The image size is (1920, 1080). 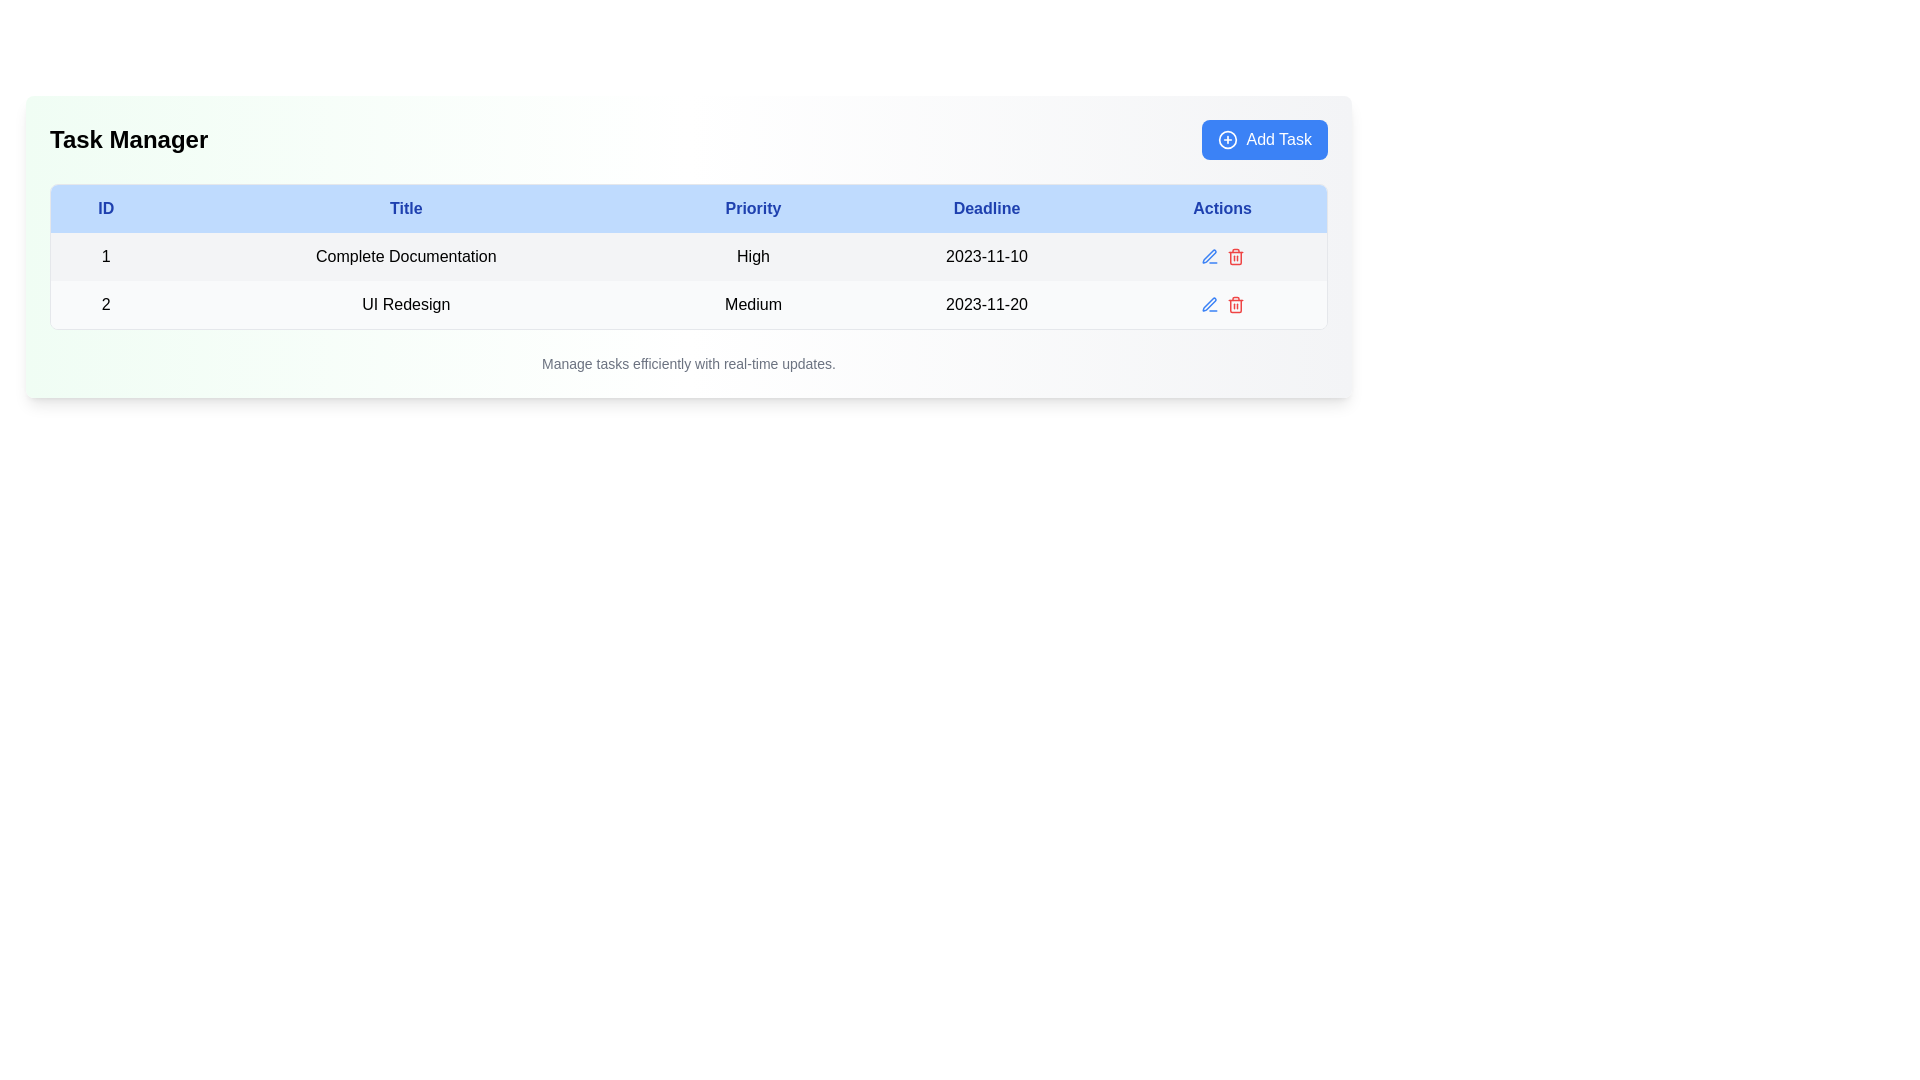 What do you see at coordinates (405, 208) in the screenshot?
I see `the 'Title' header text label in the table, which is the second cell in the header row, located between the 'ID' and 'Priority' cells` at bounding box center [405, 208].